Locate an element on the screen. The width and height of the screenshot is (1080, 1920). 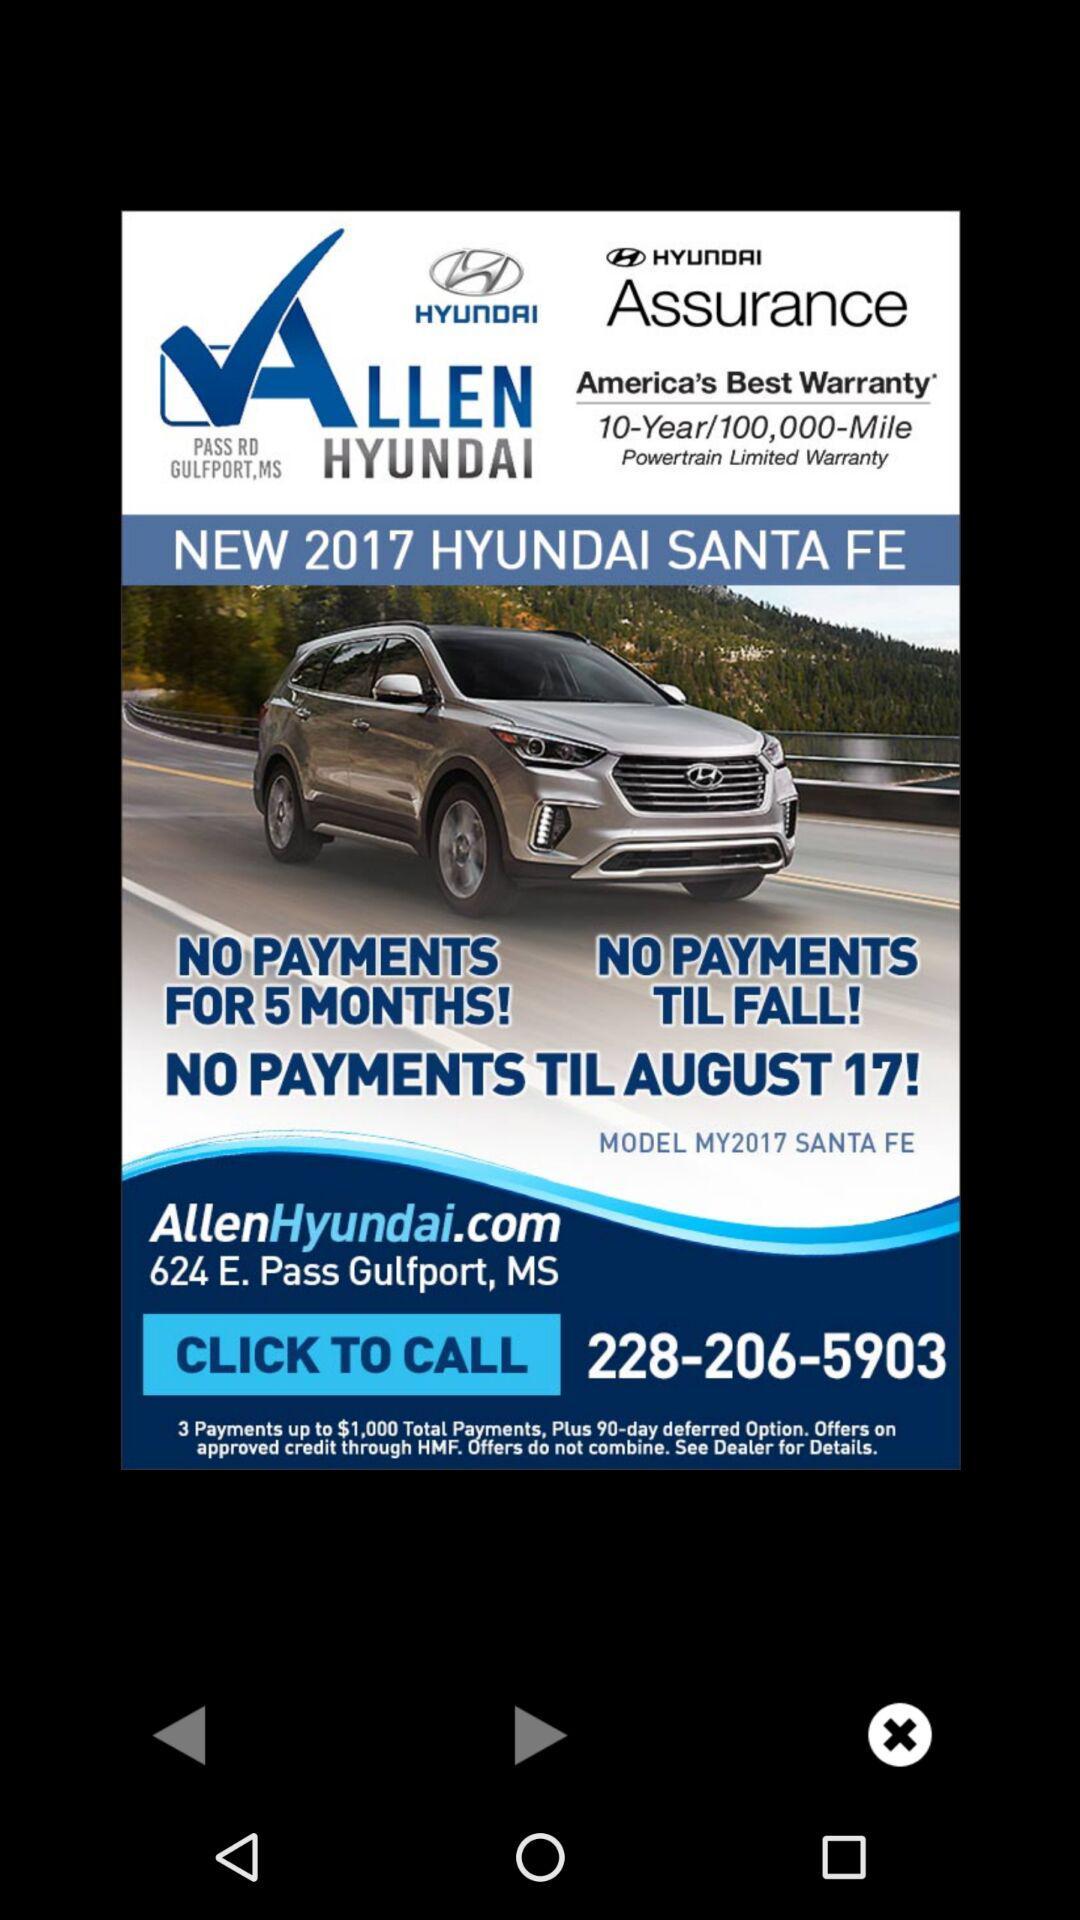
copy text is located at coordinates (540, 837).